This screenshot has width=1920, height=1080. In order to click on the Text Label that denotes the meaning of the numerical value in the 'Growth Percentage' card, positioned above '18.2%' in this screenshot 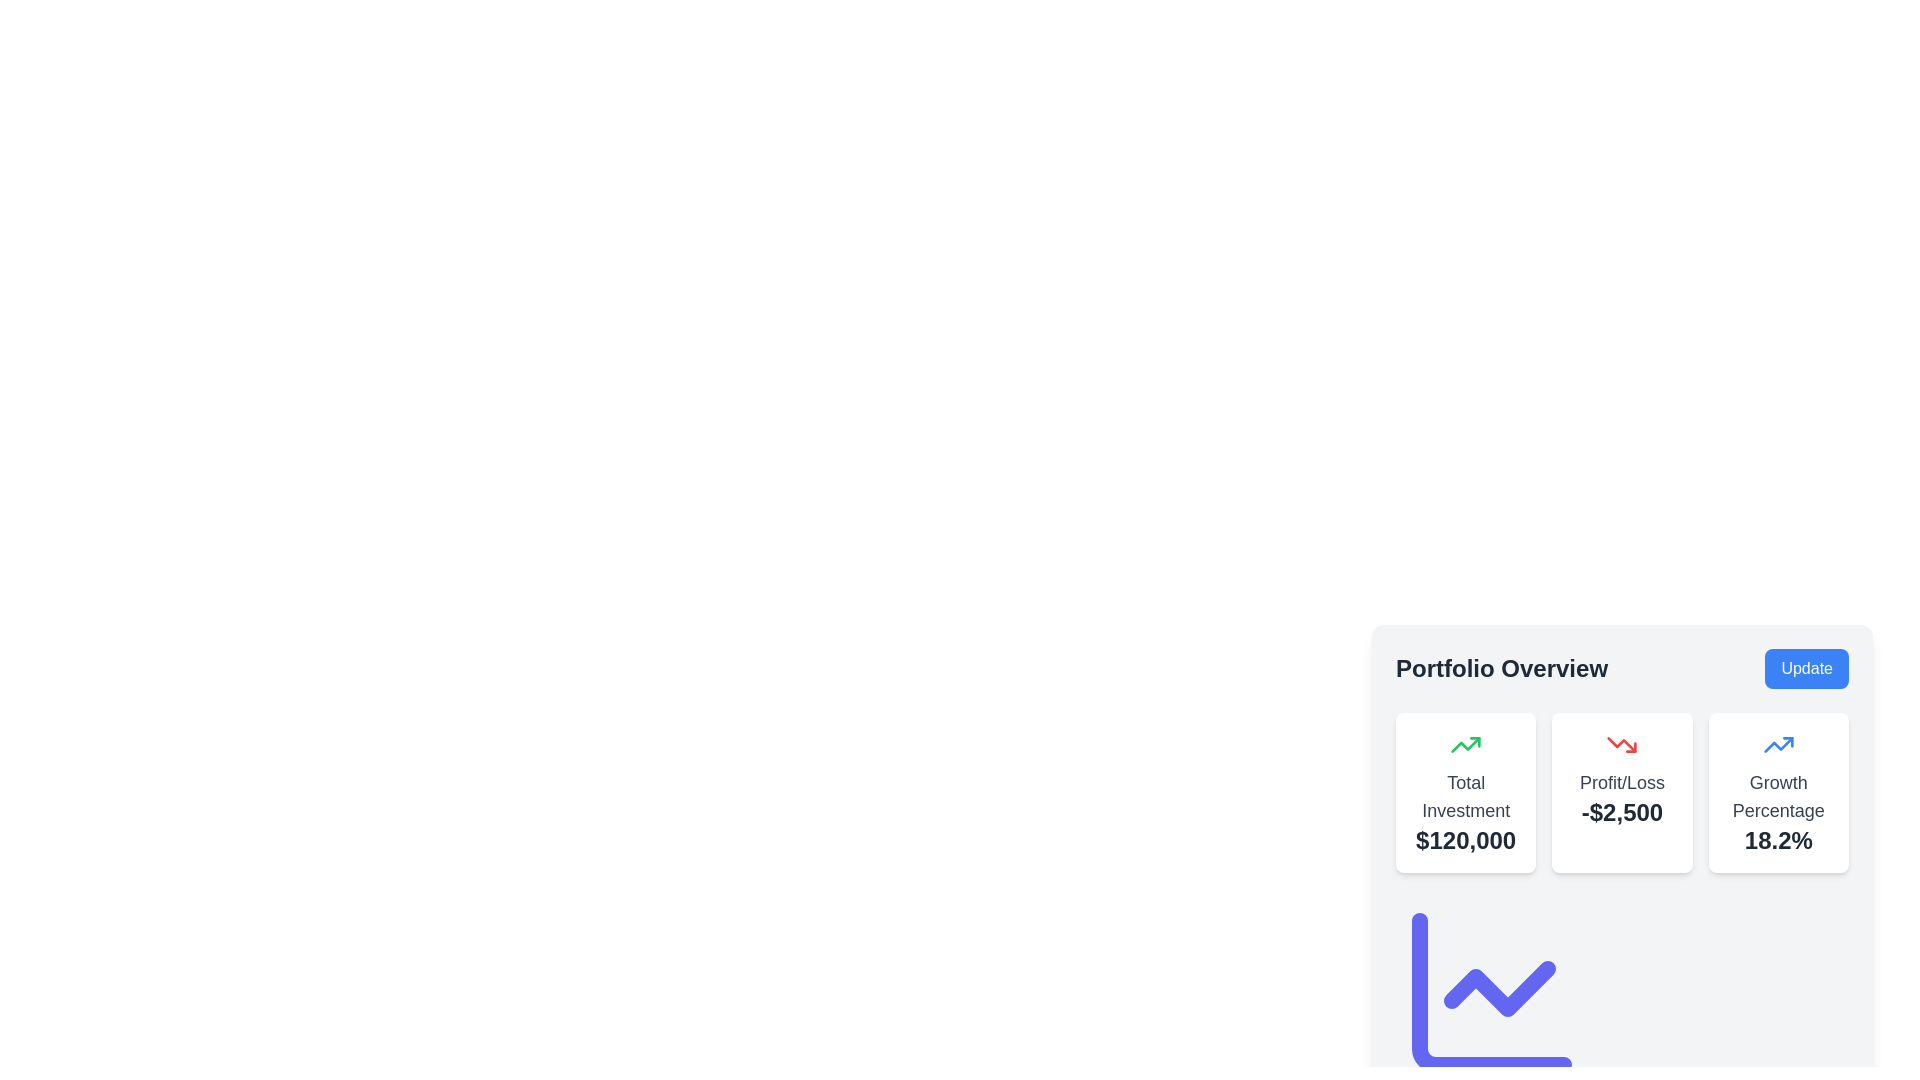, I will do `click(1778, 796)`.